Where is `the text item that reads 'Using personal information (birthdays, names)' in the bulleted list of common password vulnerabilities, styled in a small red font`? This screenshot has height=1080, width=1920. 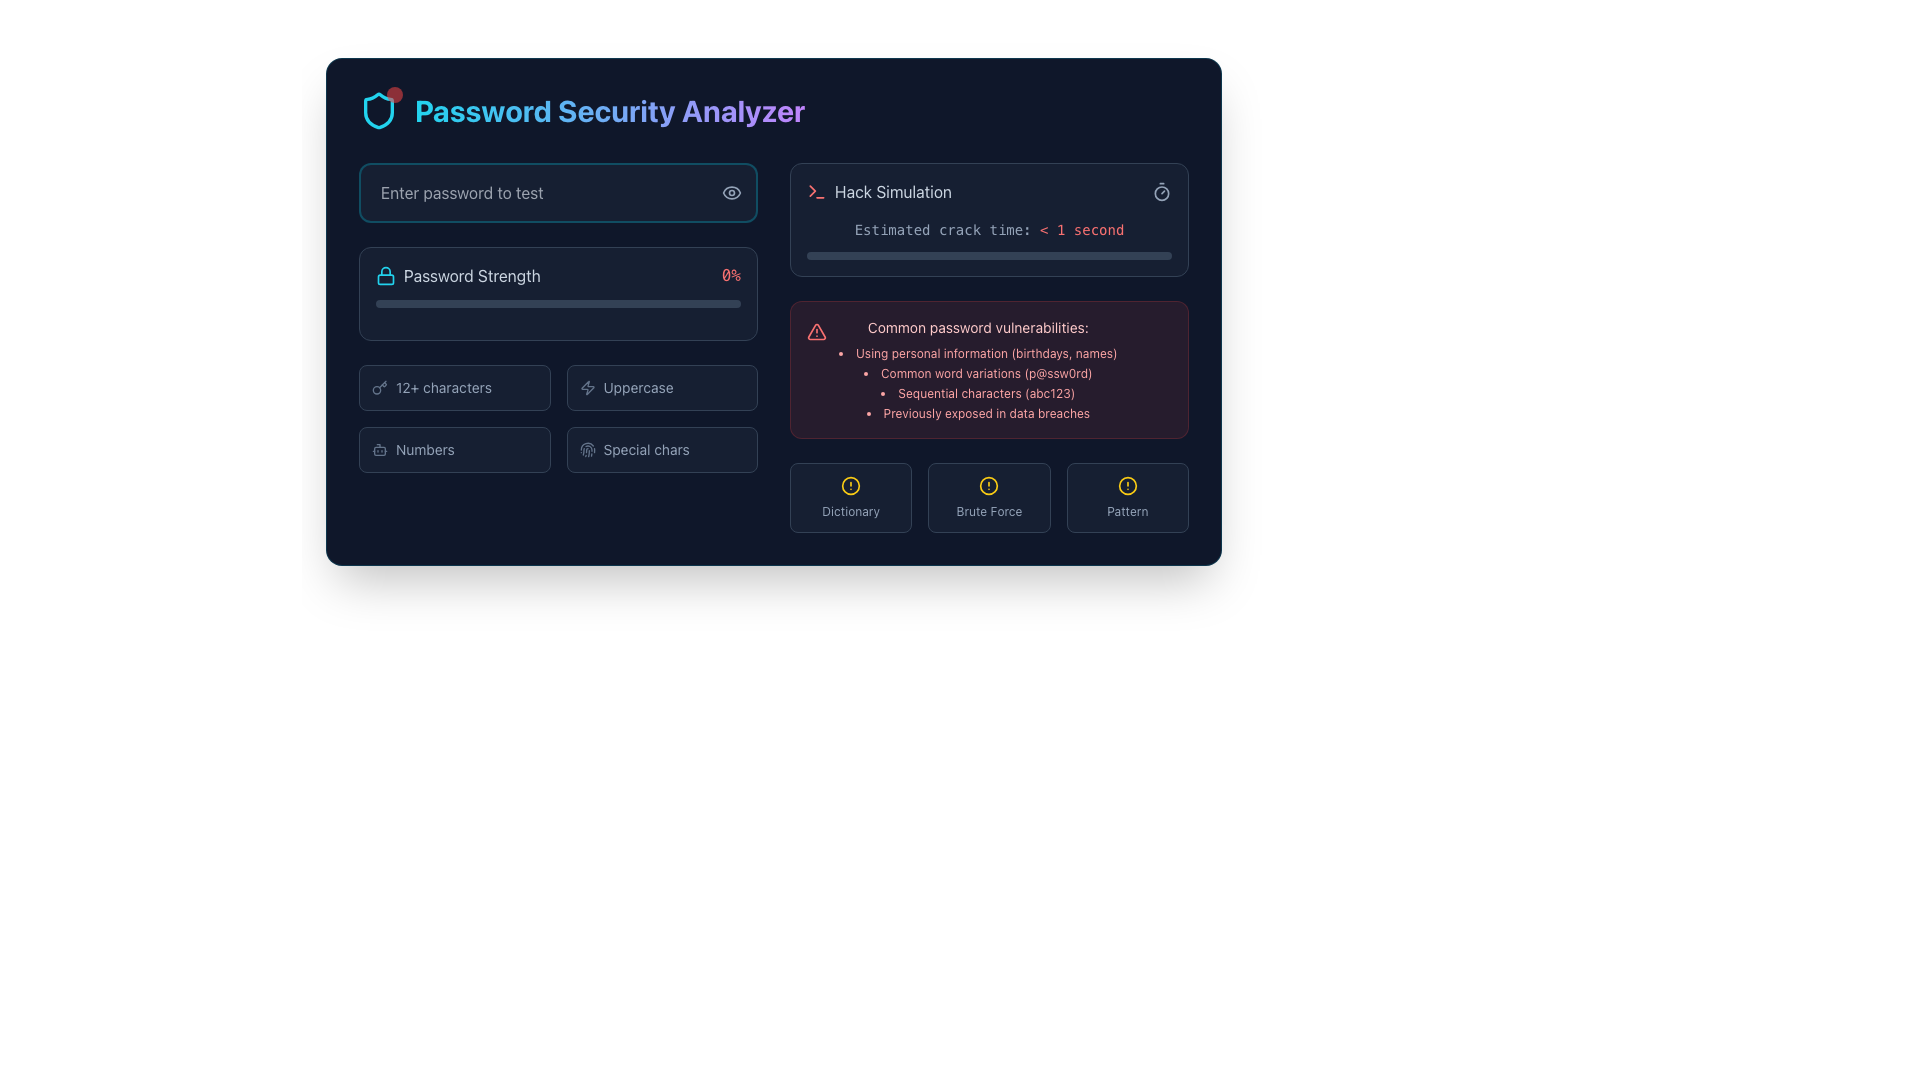 the text item that reads 'Using personal information (birthdays, names)' in the bulleted list of common password vulnerabilities, styled in a small red font is located at coordinates (978, 353).